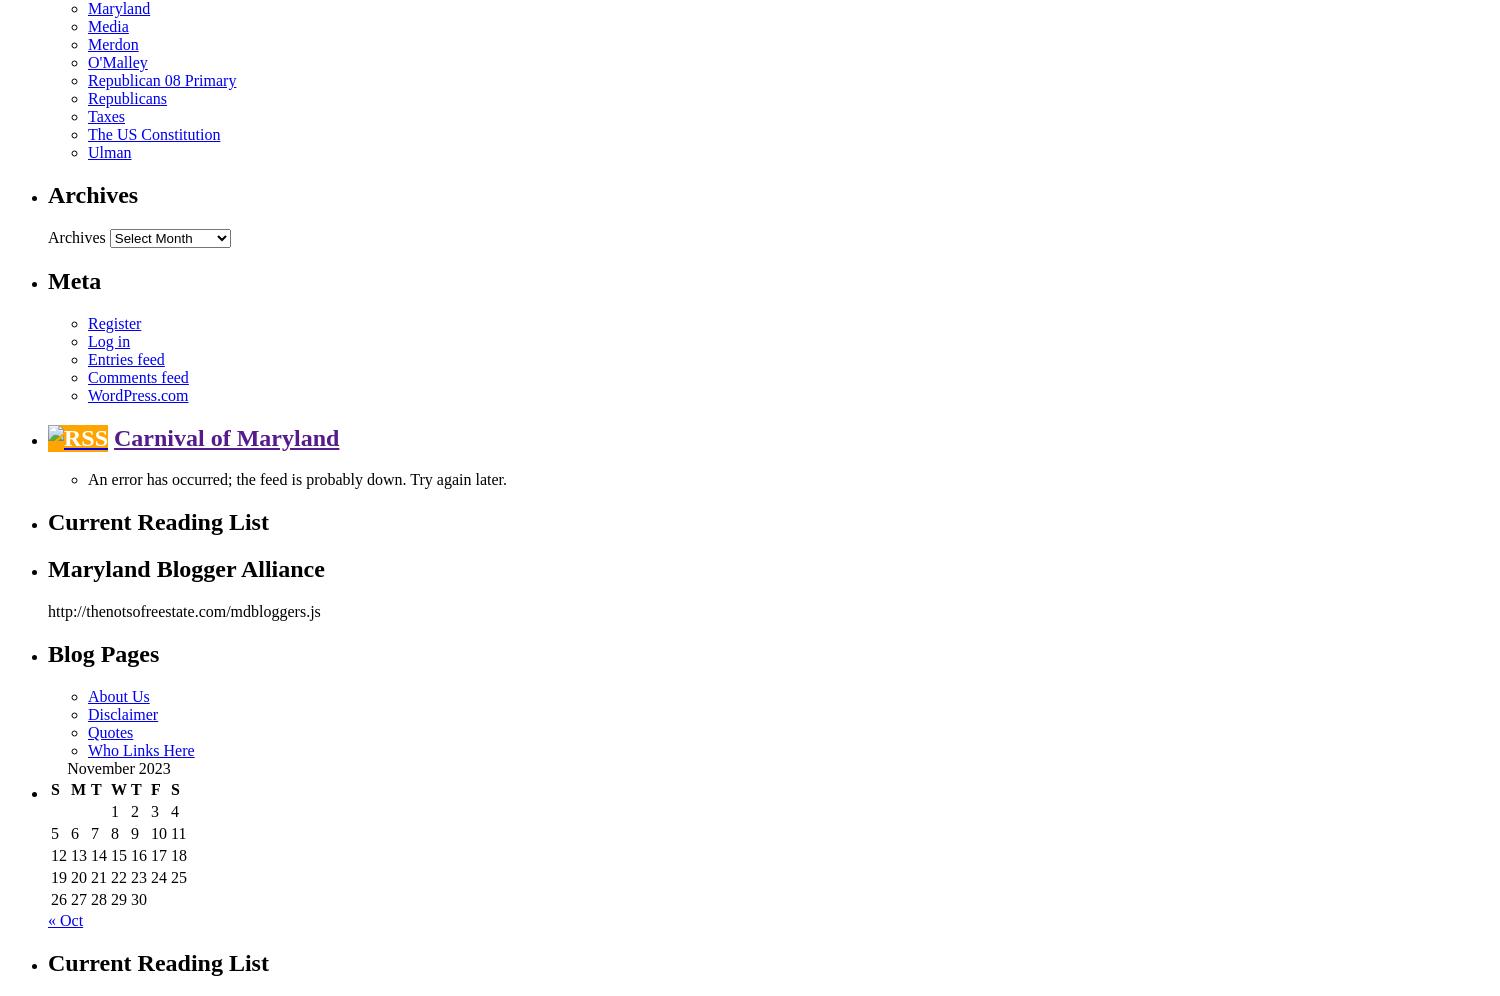 This screenshot has height=996, width=1500. What do you see at coordinates (135, 810) in the screenshot?
I see `'2'` at bounding box center [135, 810].